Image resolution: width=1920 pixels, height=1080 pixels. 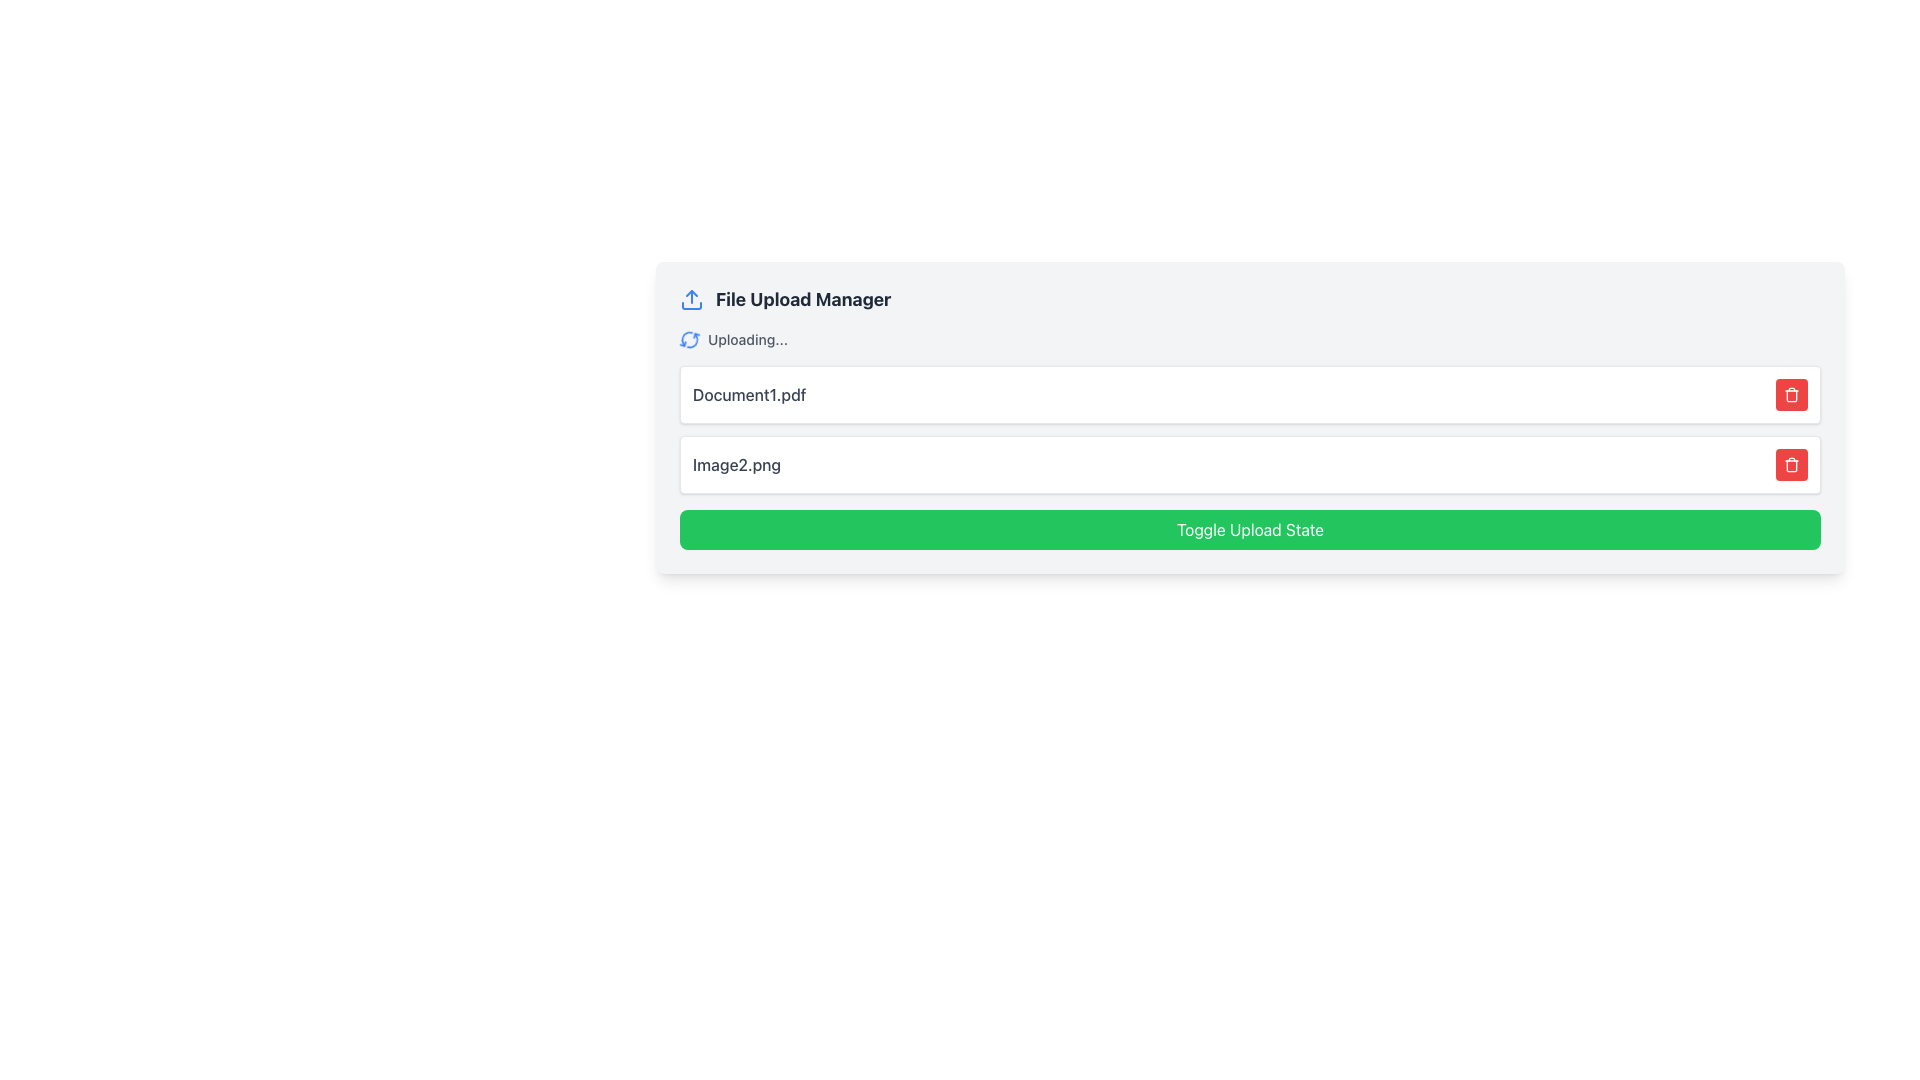 I want to click on the green rectangular button labeled 'Toggle Upload State' located at the bottom of the 'File Upload Manager', so click(x=1249, y=528).